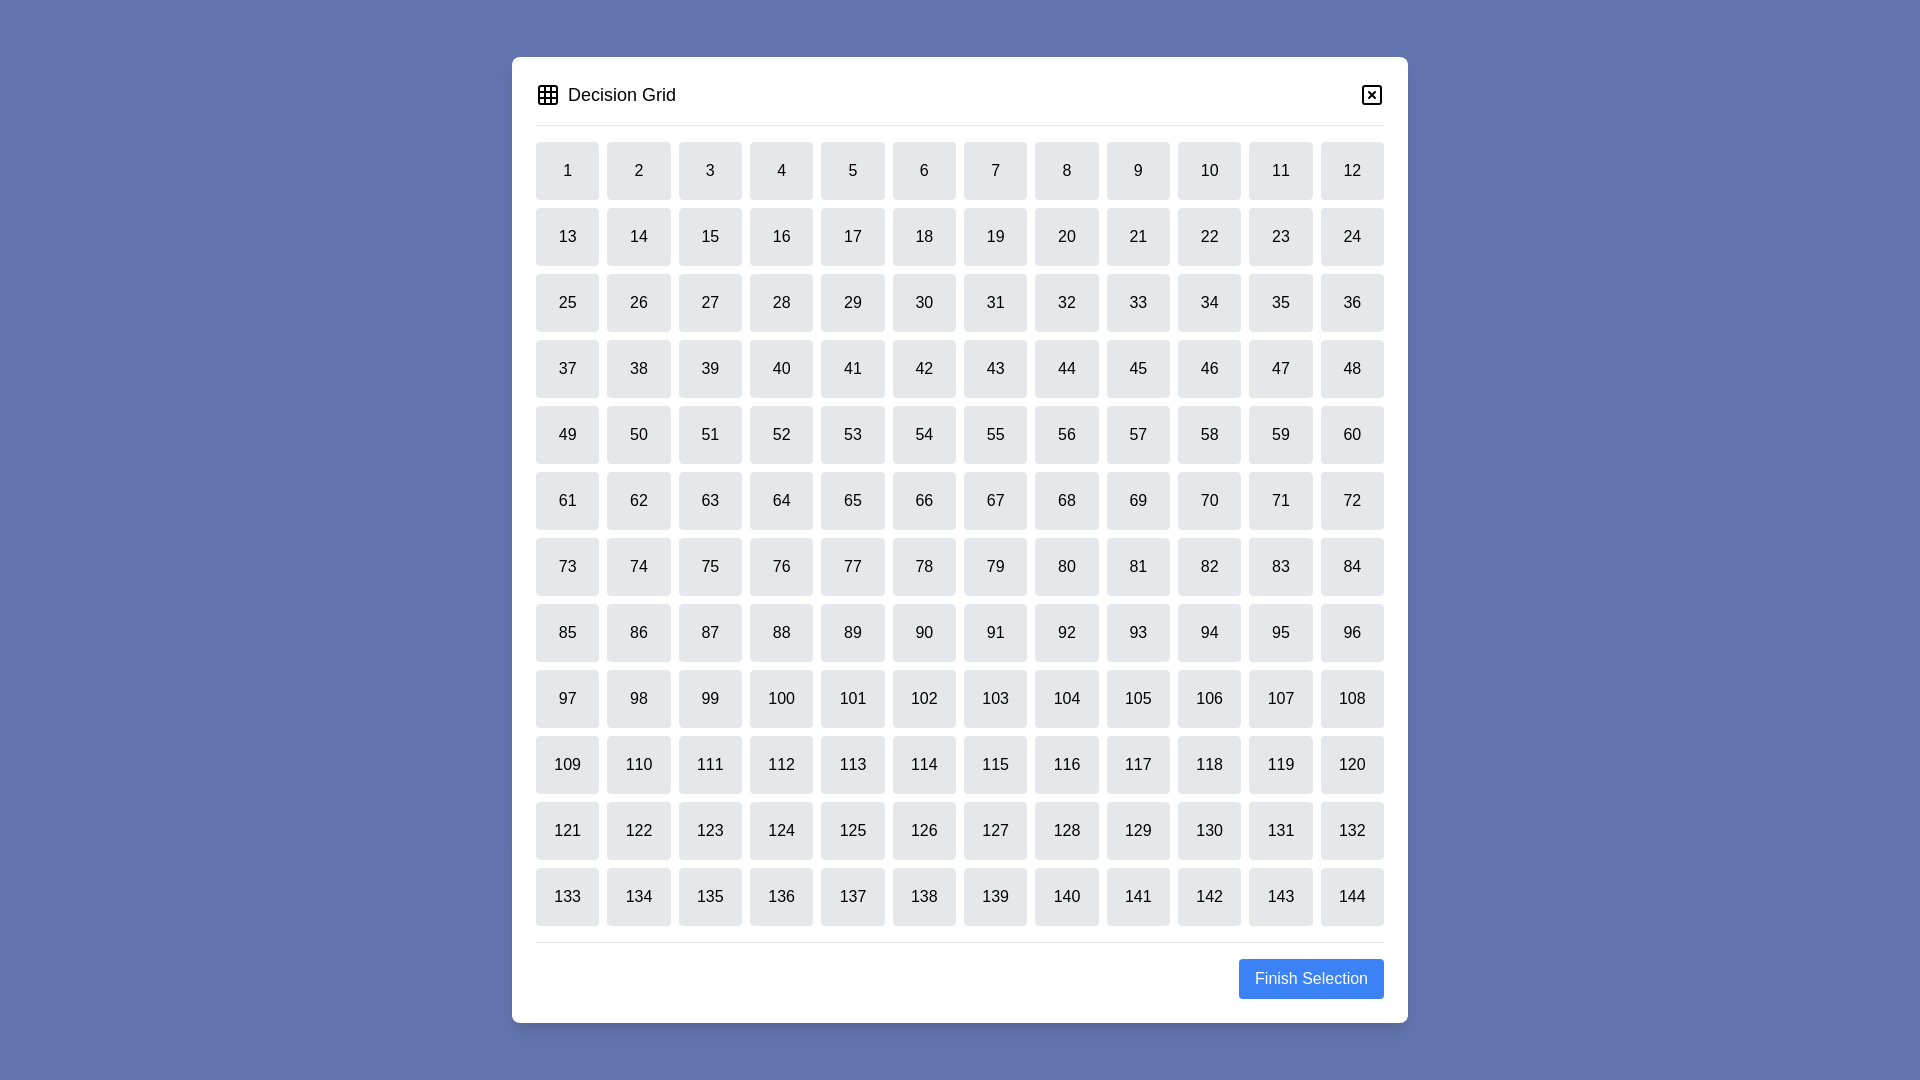 The height and width of the screenshot is (1080, 1920). Describe the element at coordinates (710, 169) in the screenshot. I see `the grid cell with number 3` at that location.